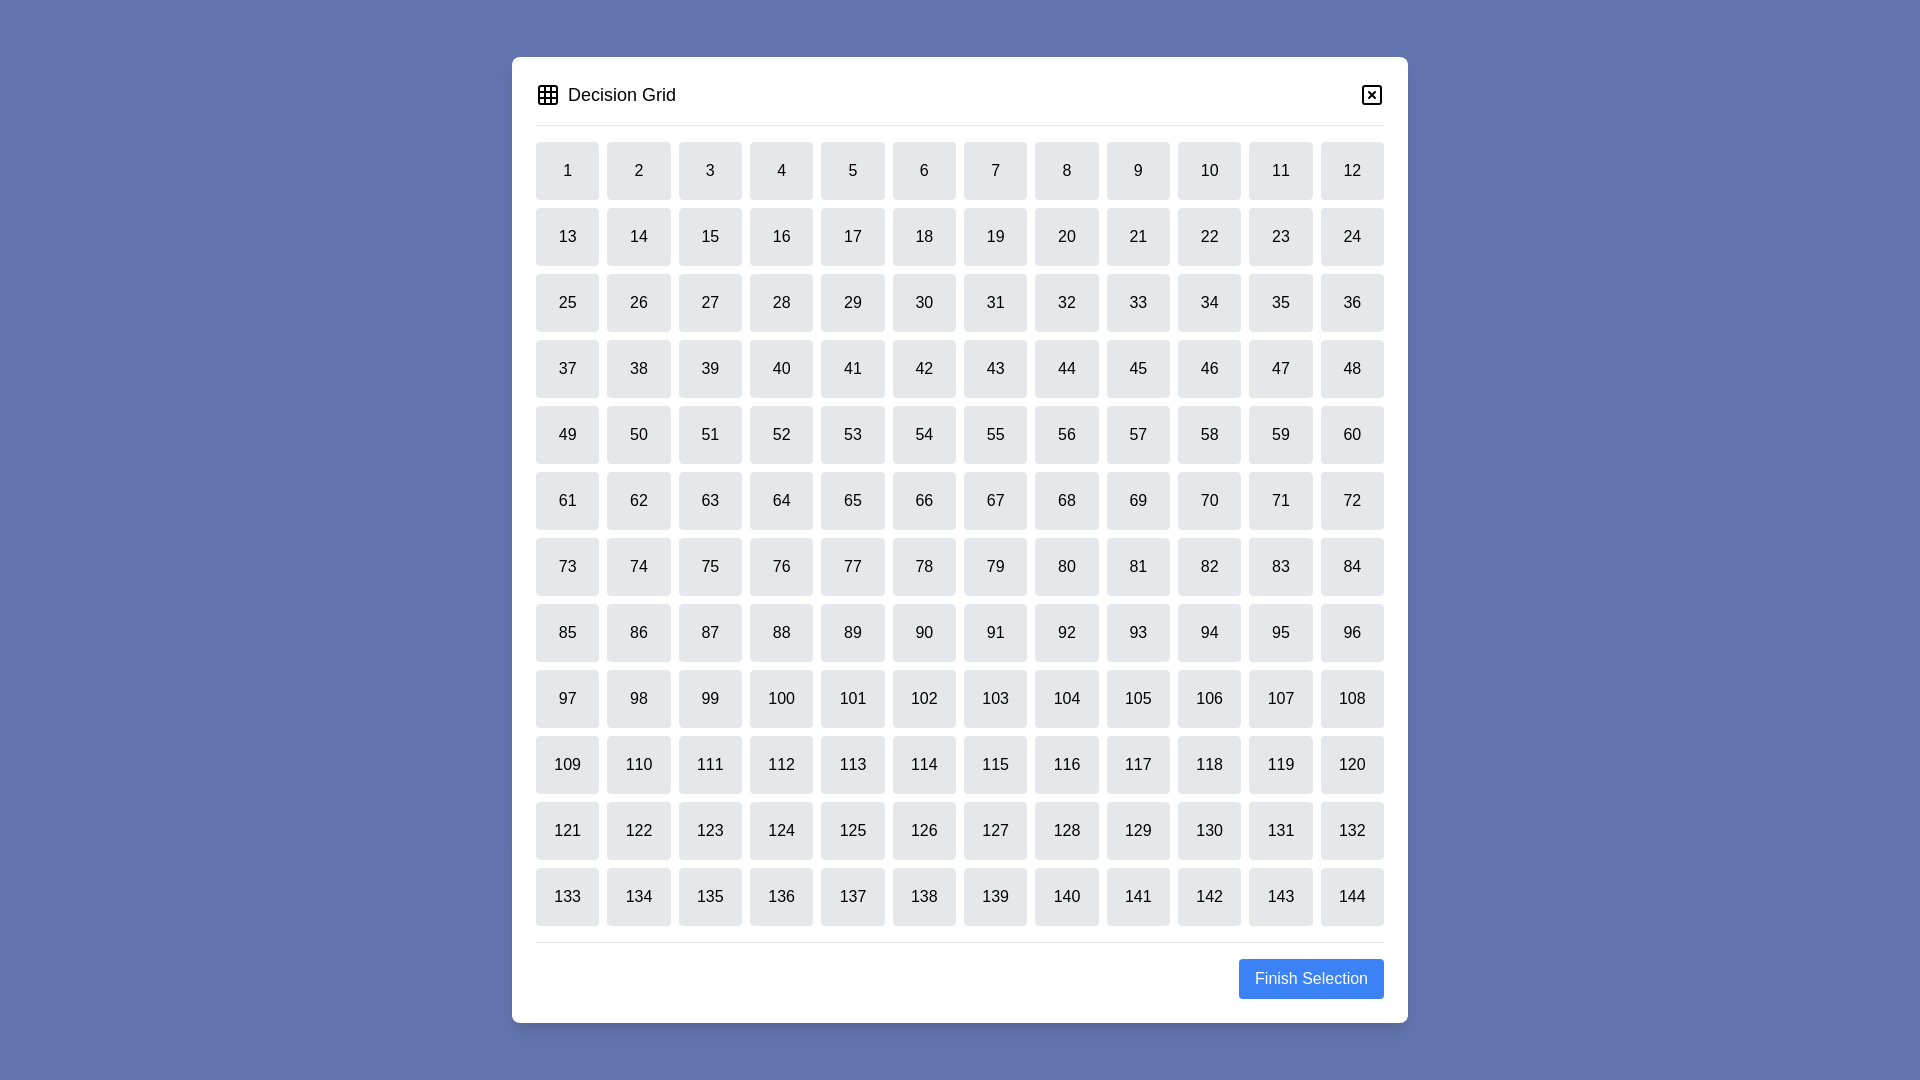 The height and width of the screenshot is (1080, 1920). Describe the element at coordinates (710, 169) in the screenshot. I see `the grid cell with number 3` at that location.